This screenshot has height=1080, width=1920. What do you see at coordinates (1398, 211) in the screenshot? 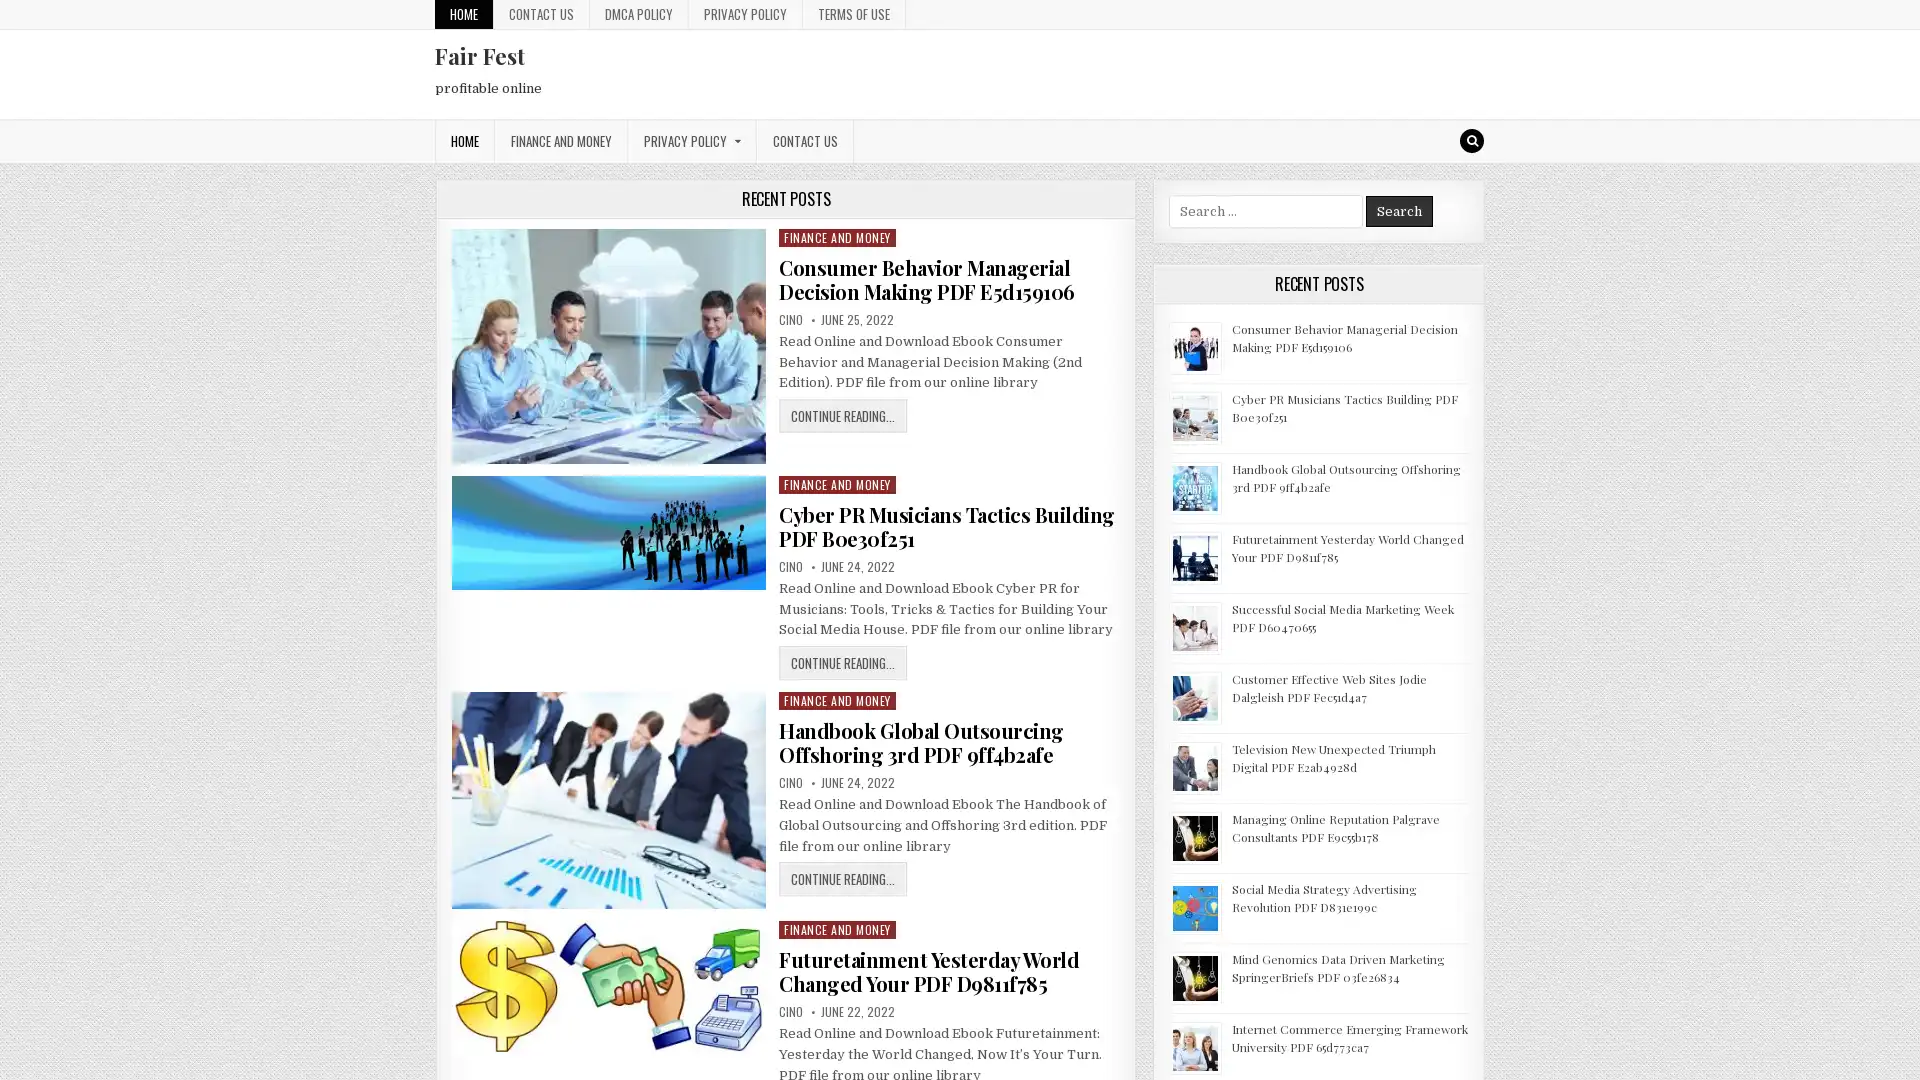
I see `Search` at bounding box center [1398, 211].